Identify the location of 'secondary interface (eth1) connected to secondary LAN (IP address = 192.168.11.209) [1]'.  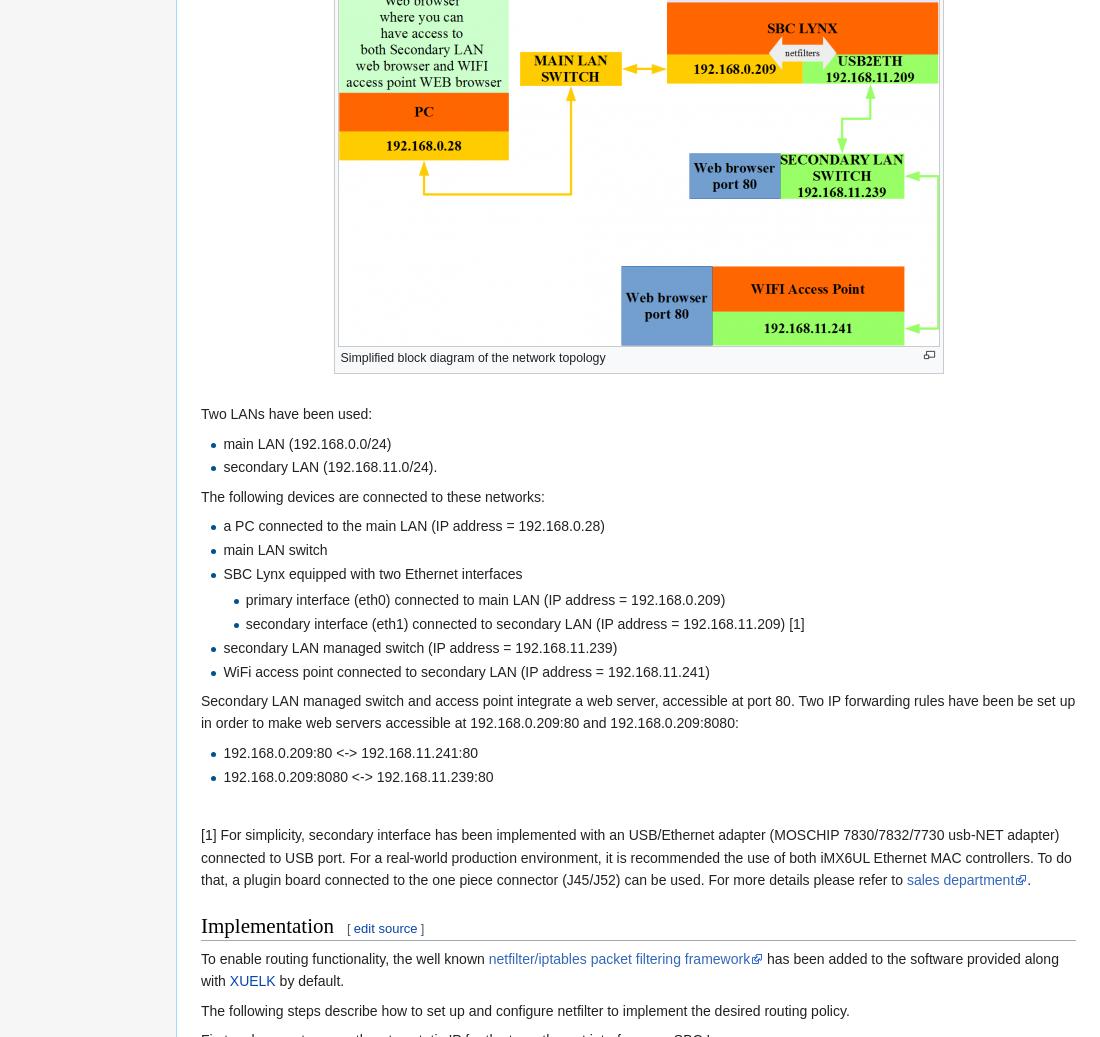
(524, 623).